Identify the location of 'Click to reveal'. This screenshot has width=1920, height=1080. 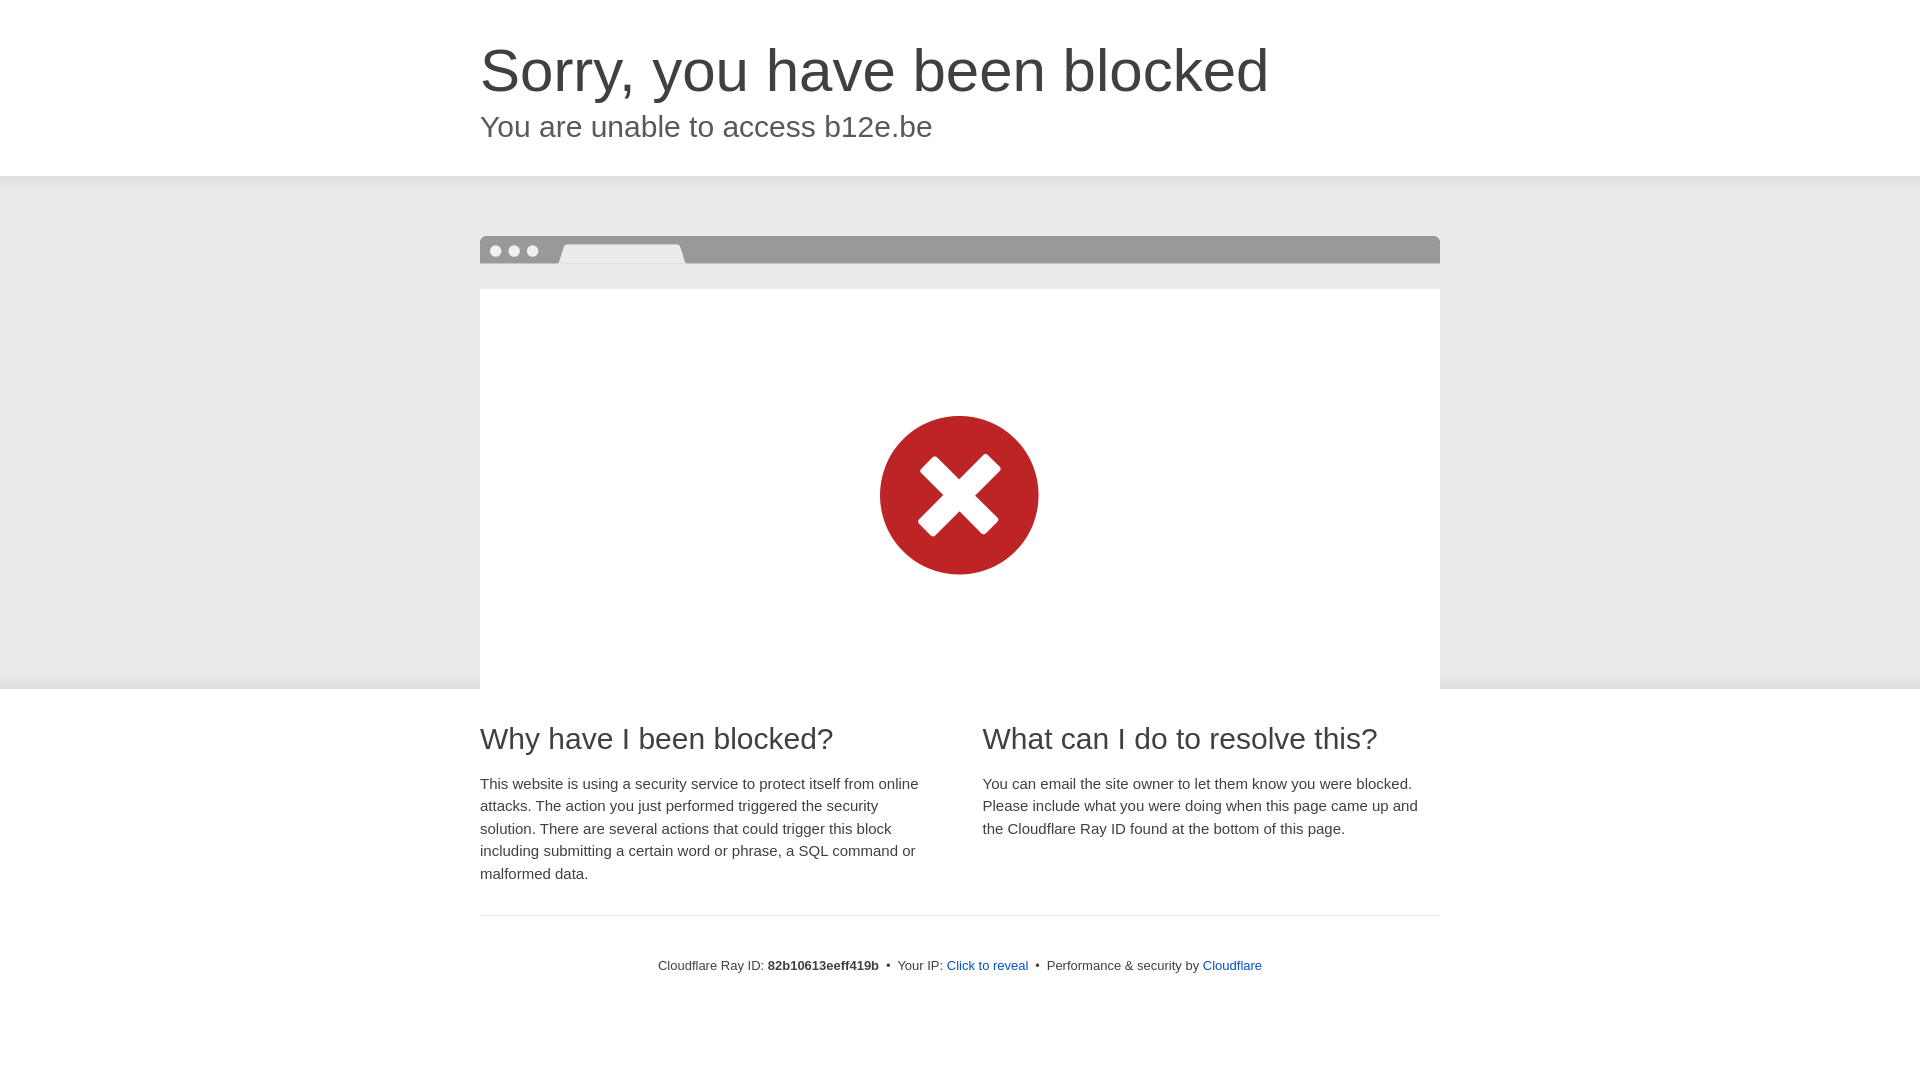
(988, 964).